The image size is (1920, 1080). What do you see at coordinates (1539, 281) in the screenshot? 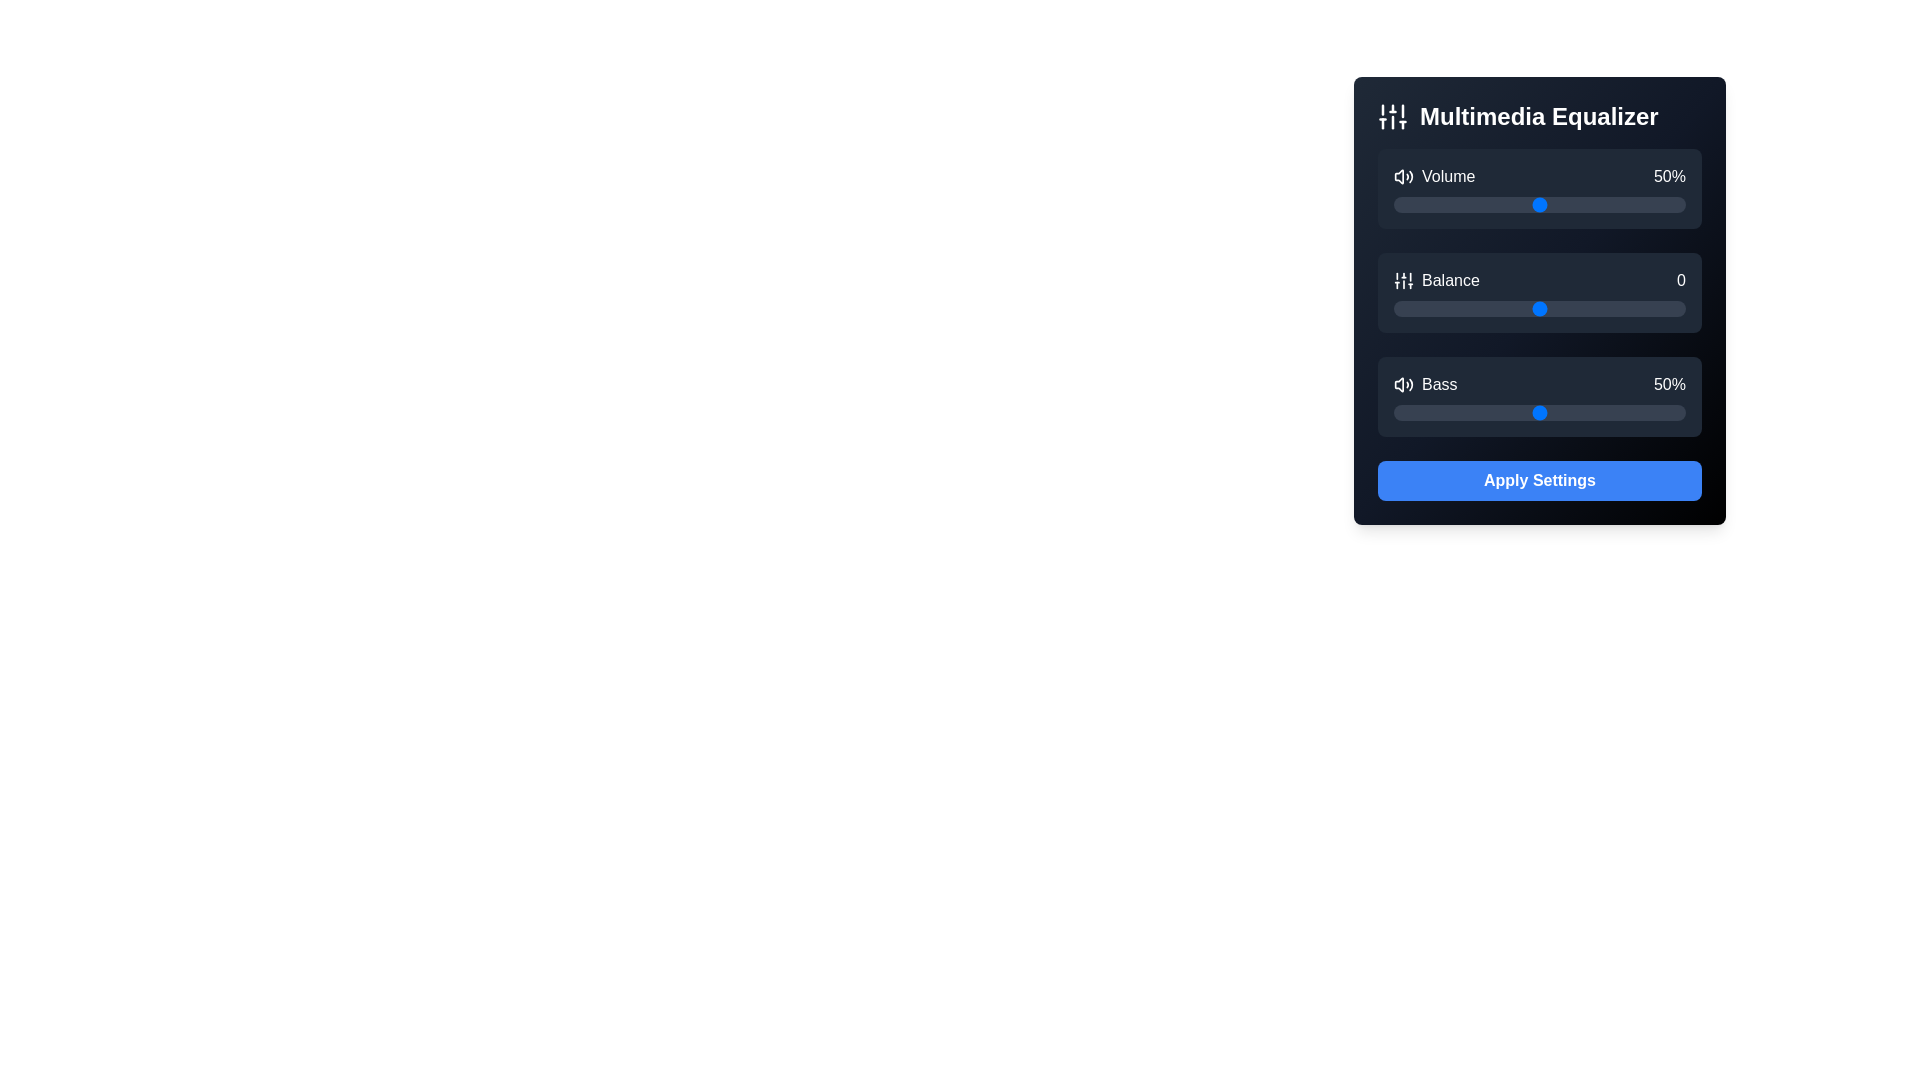
I see `the interactive balance adjustment slider located centrally beneath the 'Balance' label and the '0' value to change the balance value` at bounding box center [1539, 281].